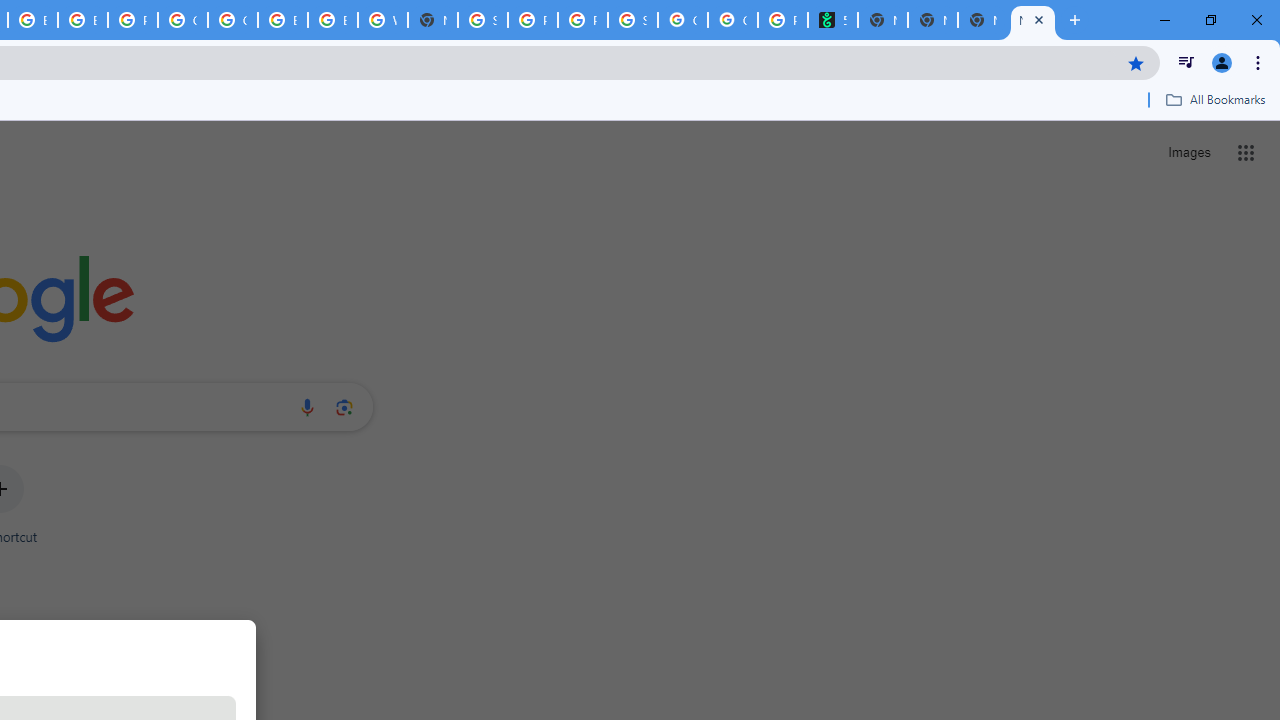 This screenshot has width=1280, height=720. Describe the element at coordinates (282, 20) in the screenshot. I see `'Browse Chrome as a guest - Computer - Google Chrome Help'` at that location.